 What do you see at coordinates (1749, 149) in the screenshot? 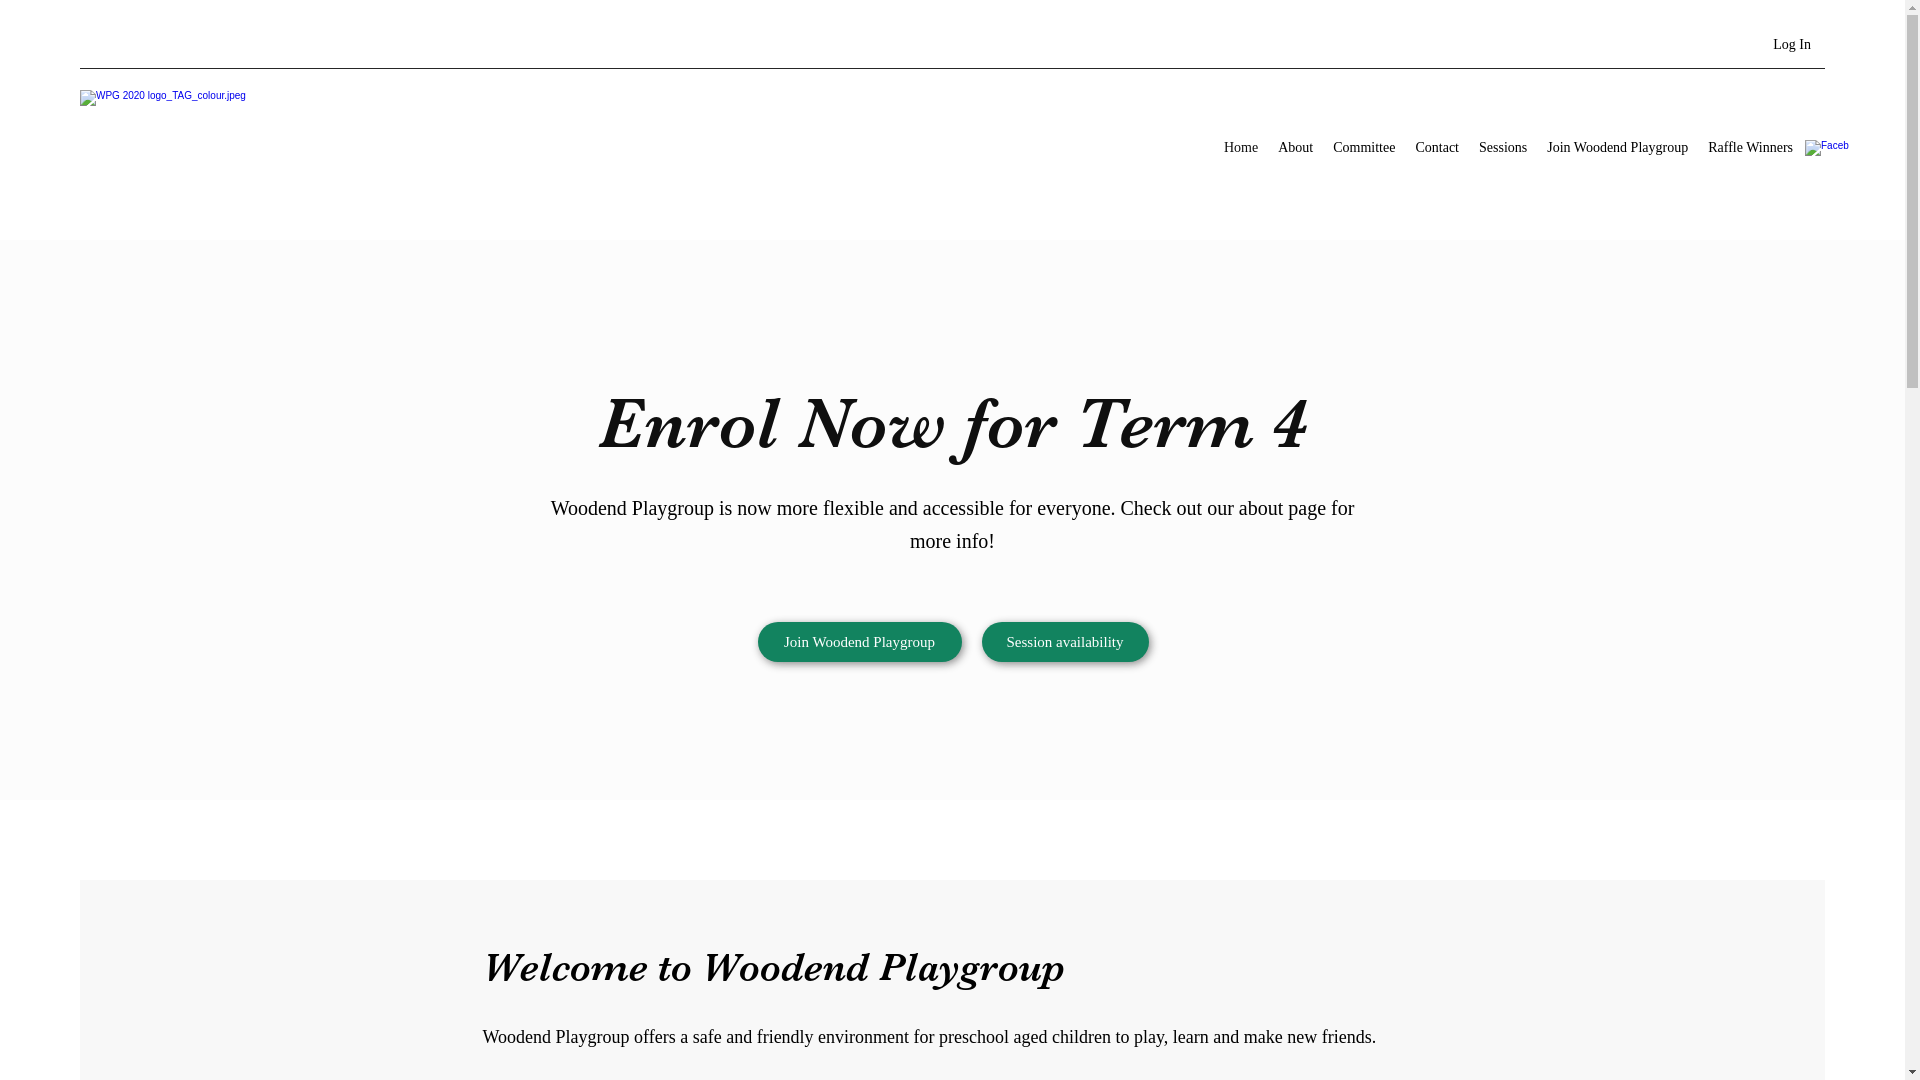
I see `'Raffle Winners'` at bounding box center [1749, 149].